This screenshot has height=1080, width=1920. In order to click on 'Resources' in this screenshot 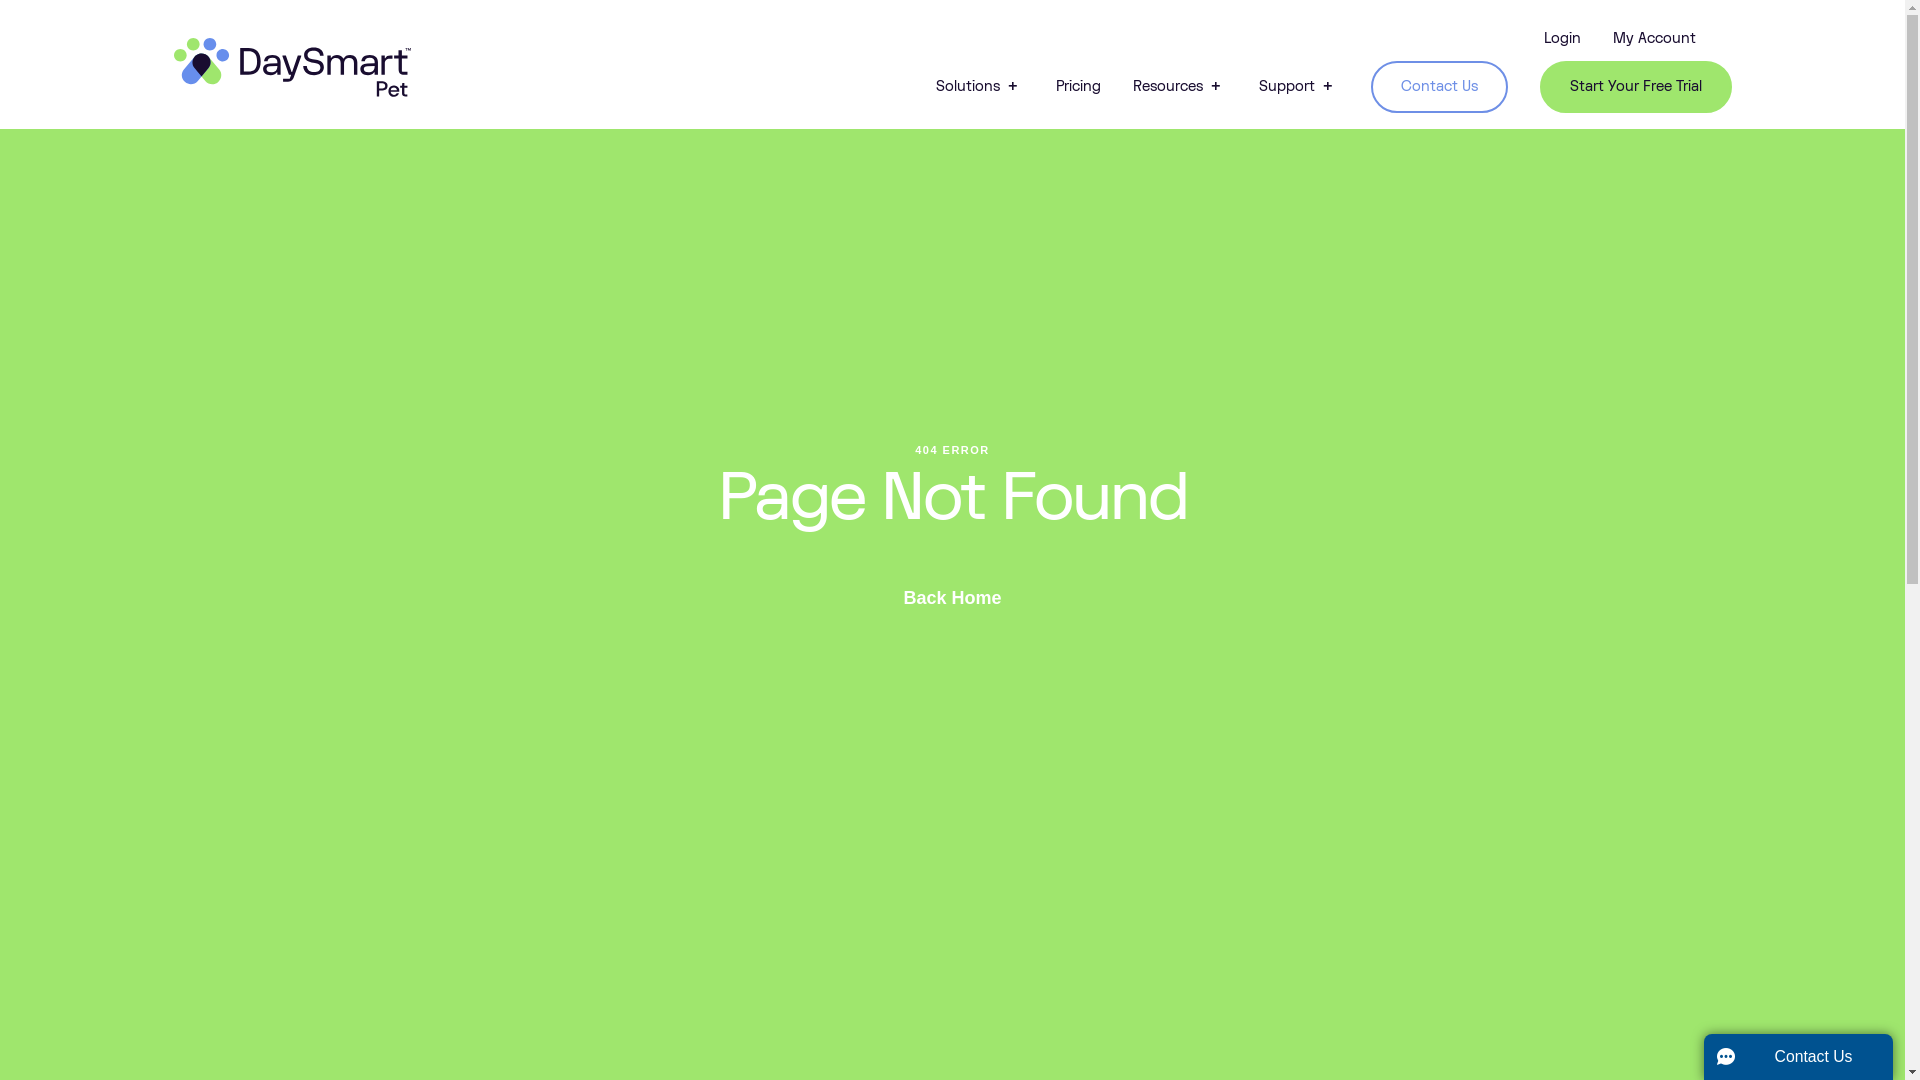, I will do `click(1132, 85)`.